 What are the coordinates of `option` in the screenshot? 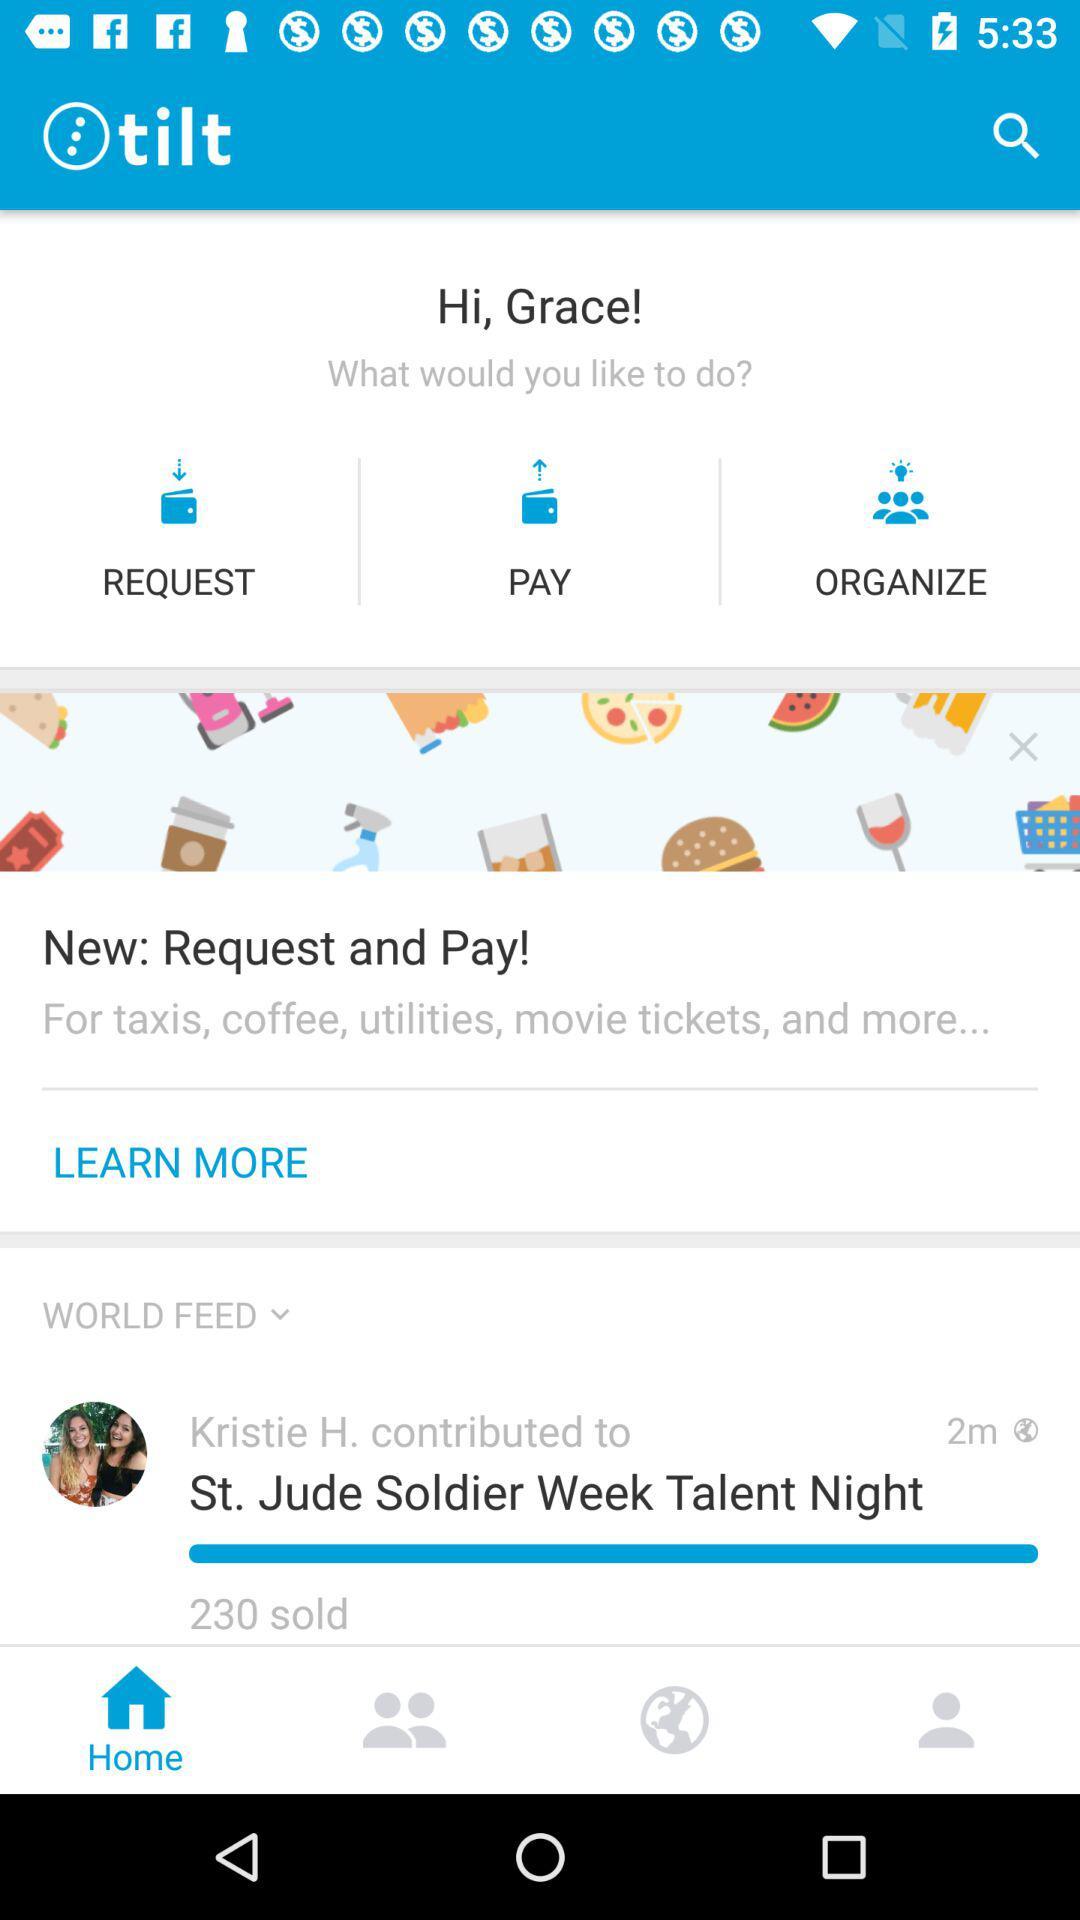 It's located at (1023, 745).